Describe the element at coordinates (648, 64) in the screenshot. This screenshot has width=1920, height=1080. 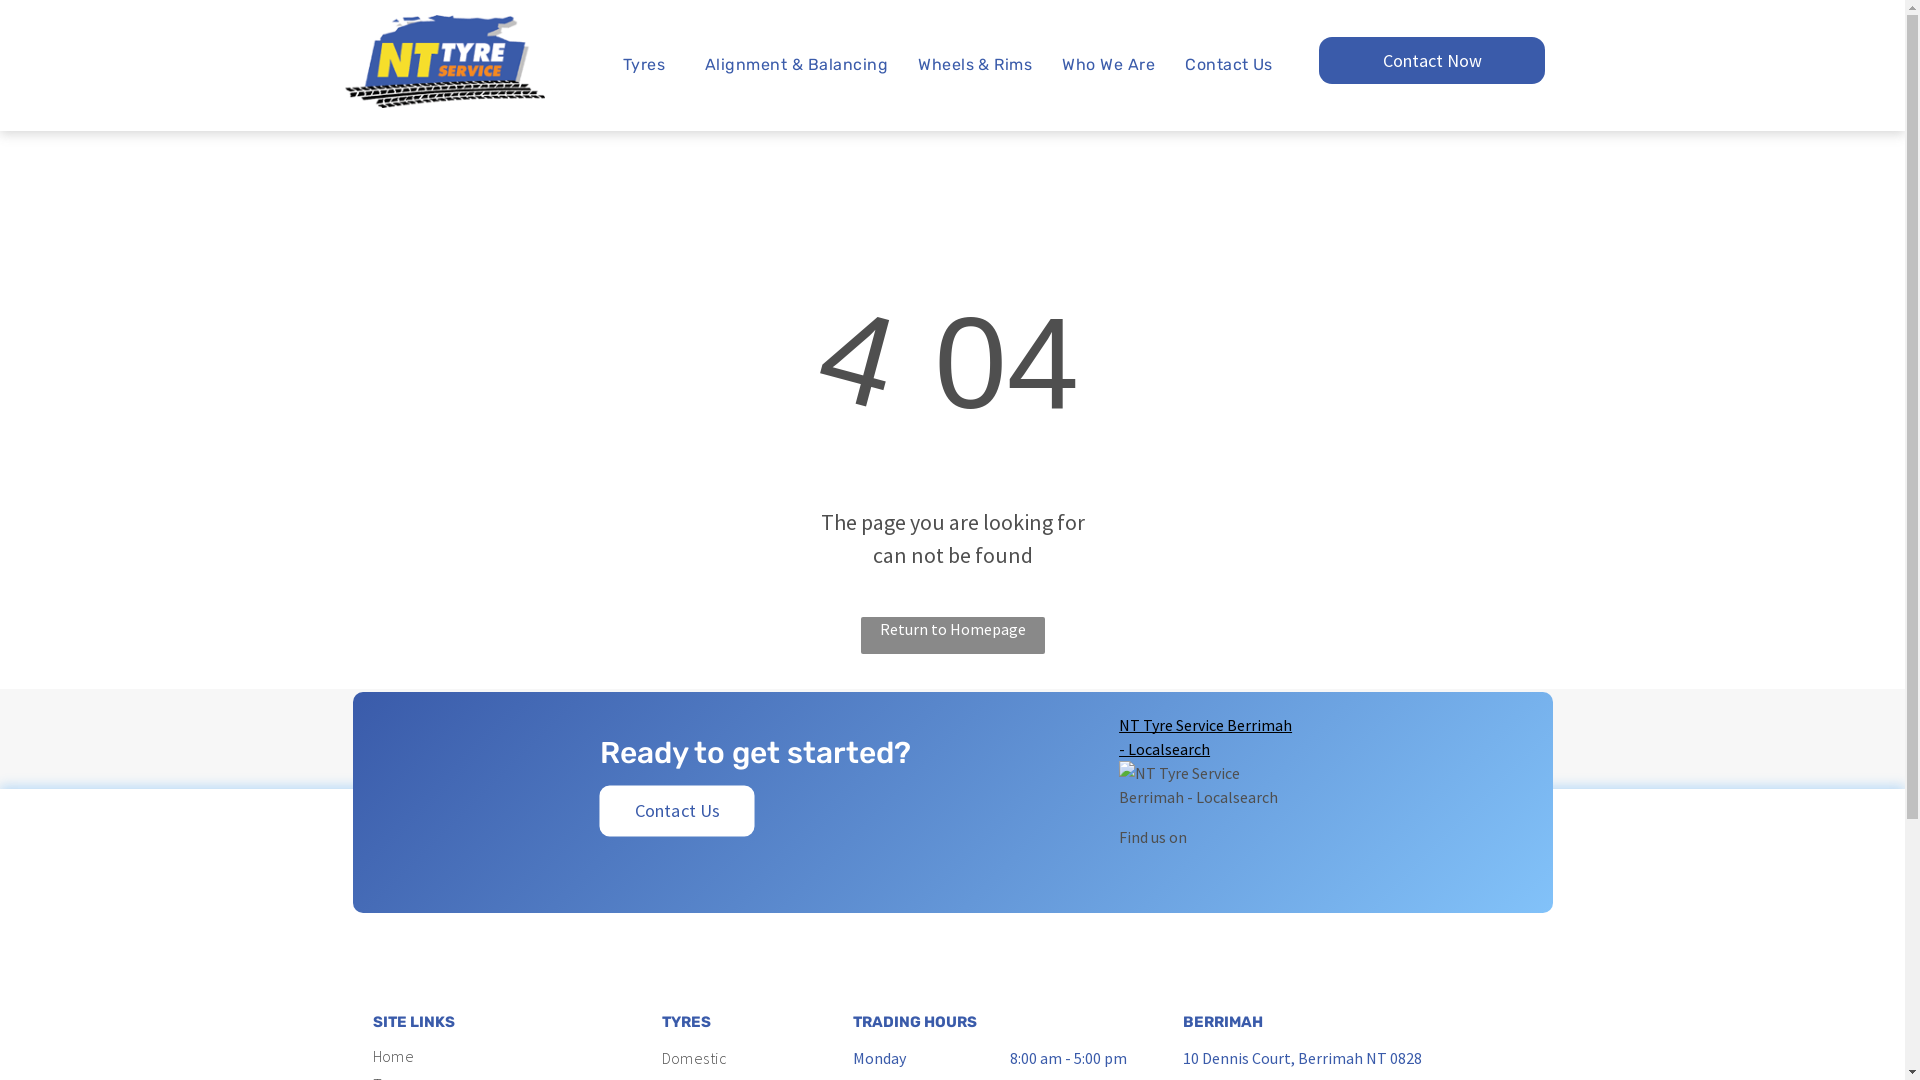
I see `'Tyres'` at that location.